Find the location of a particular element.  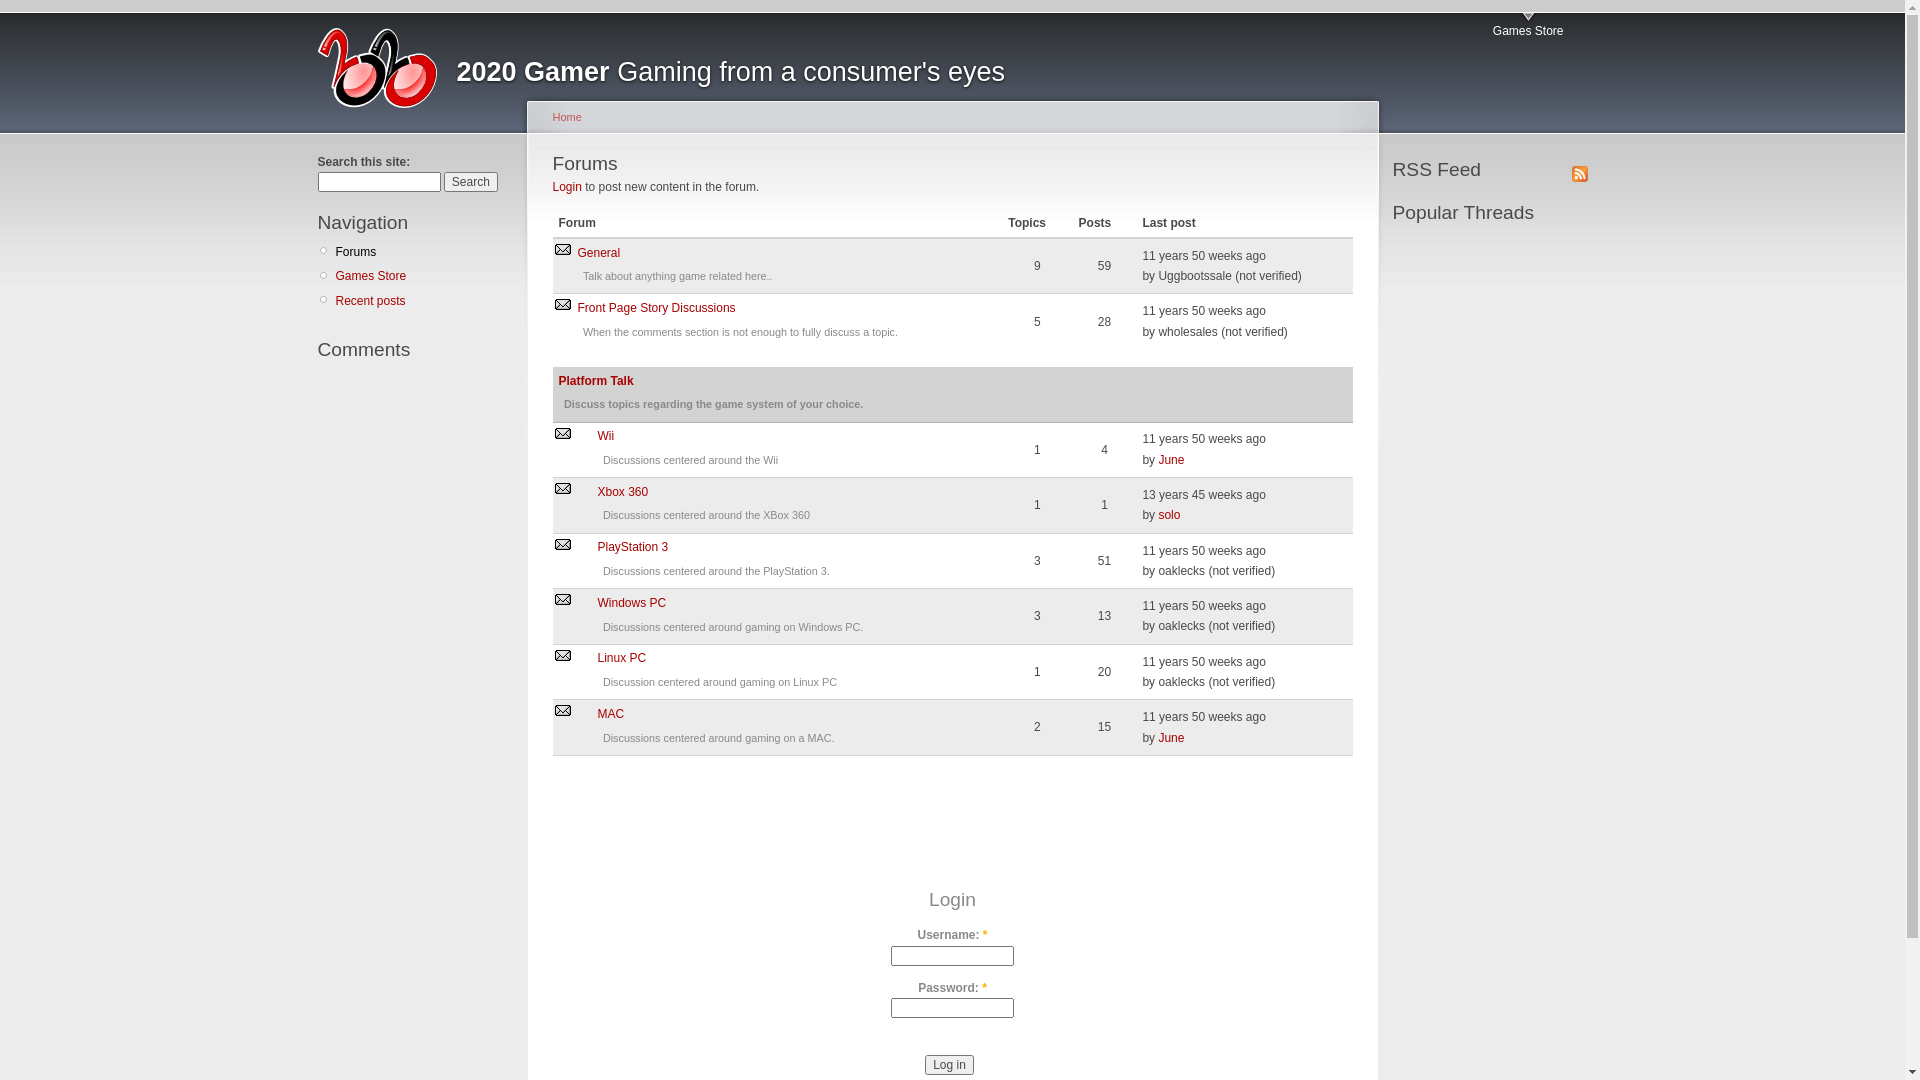

'June' is located at coordinates (1171, 459).